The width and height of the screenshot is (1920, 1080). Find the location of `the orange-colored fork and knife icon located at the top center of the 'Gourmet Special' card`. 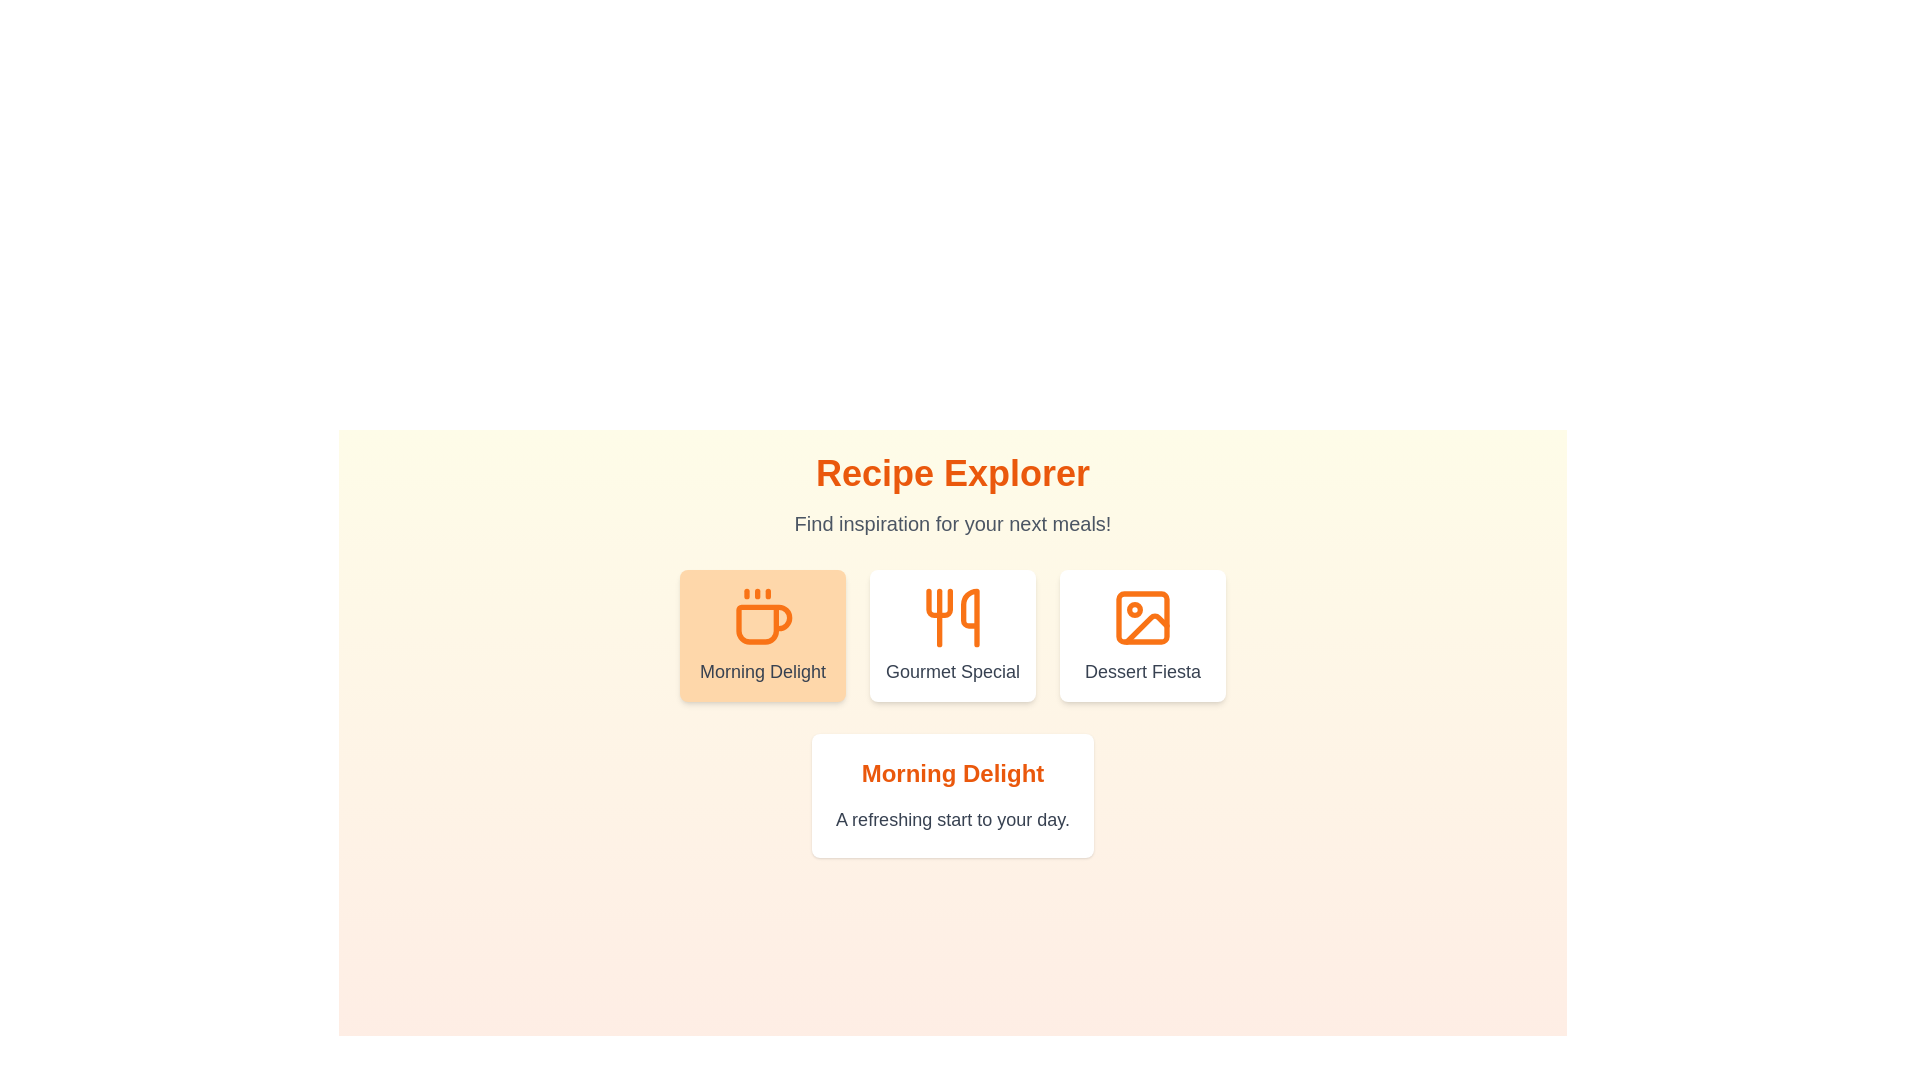

the orange-colored fork and knife icon located at the top center of the 'Gourmet Special' card is located at coordinates (952, 616).